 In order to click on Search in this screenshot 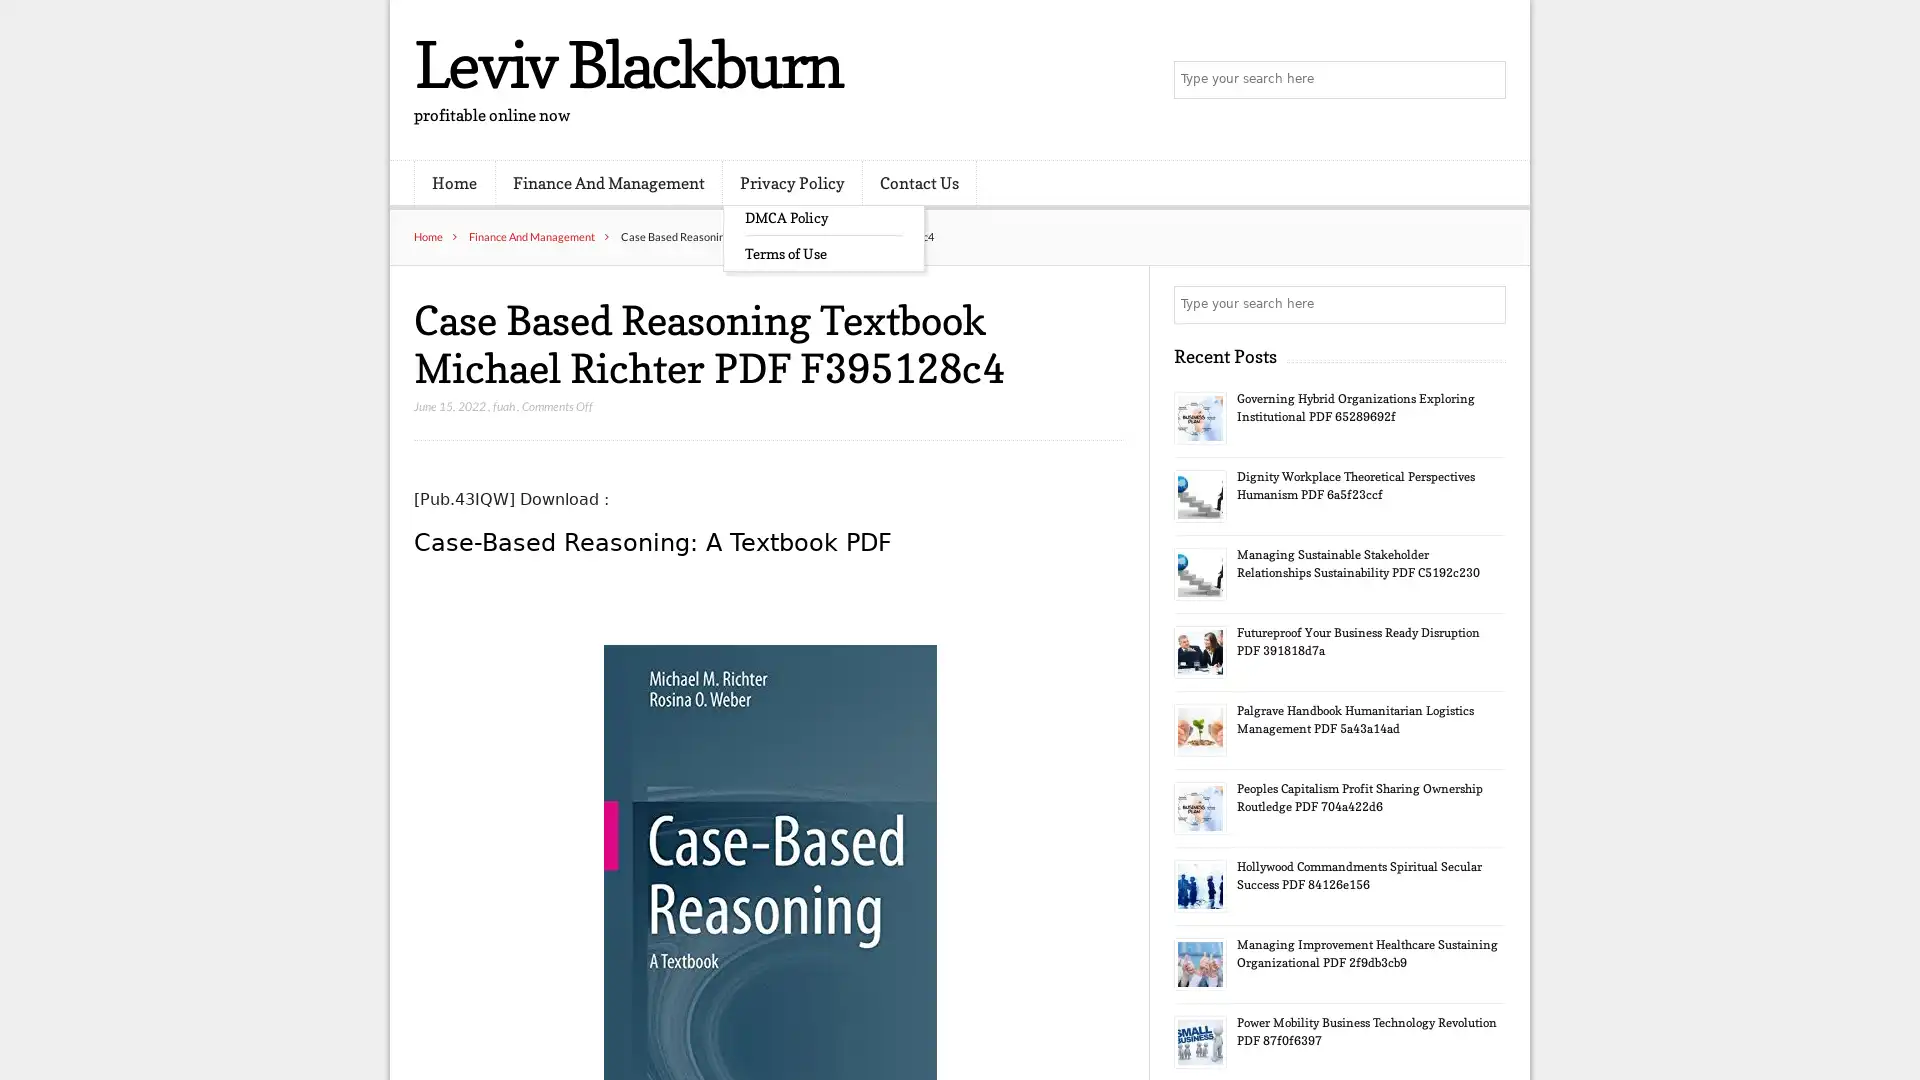, I will do `click(1485, 304)`.